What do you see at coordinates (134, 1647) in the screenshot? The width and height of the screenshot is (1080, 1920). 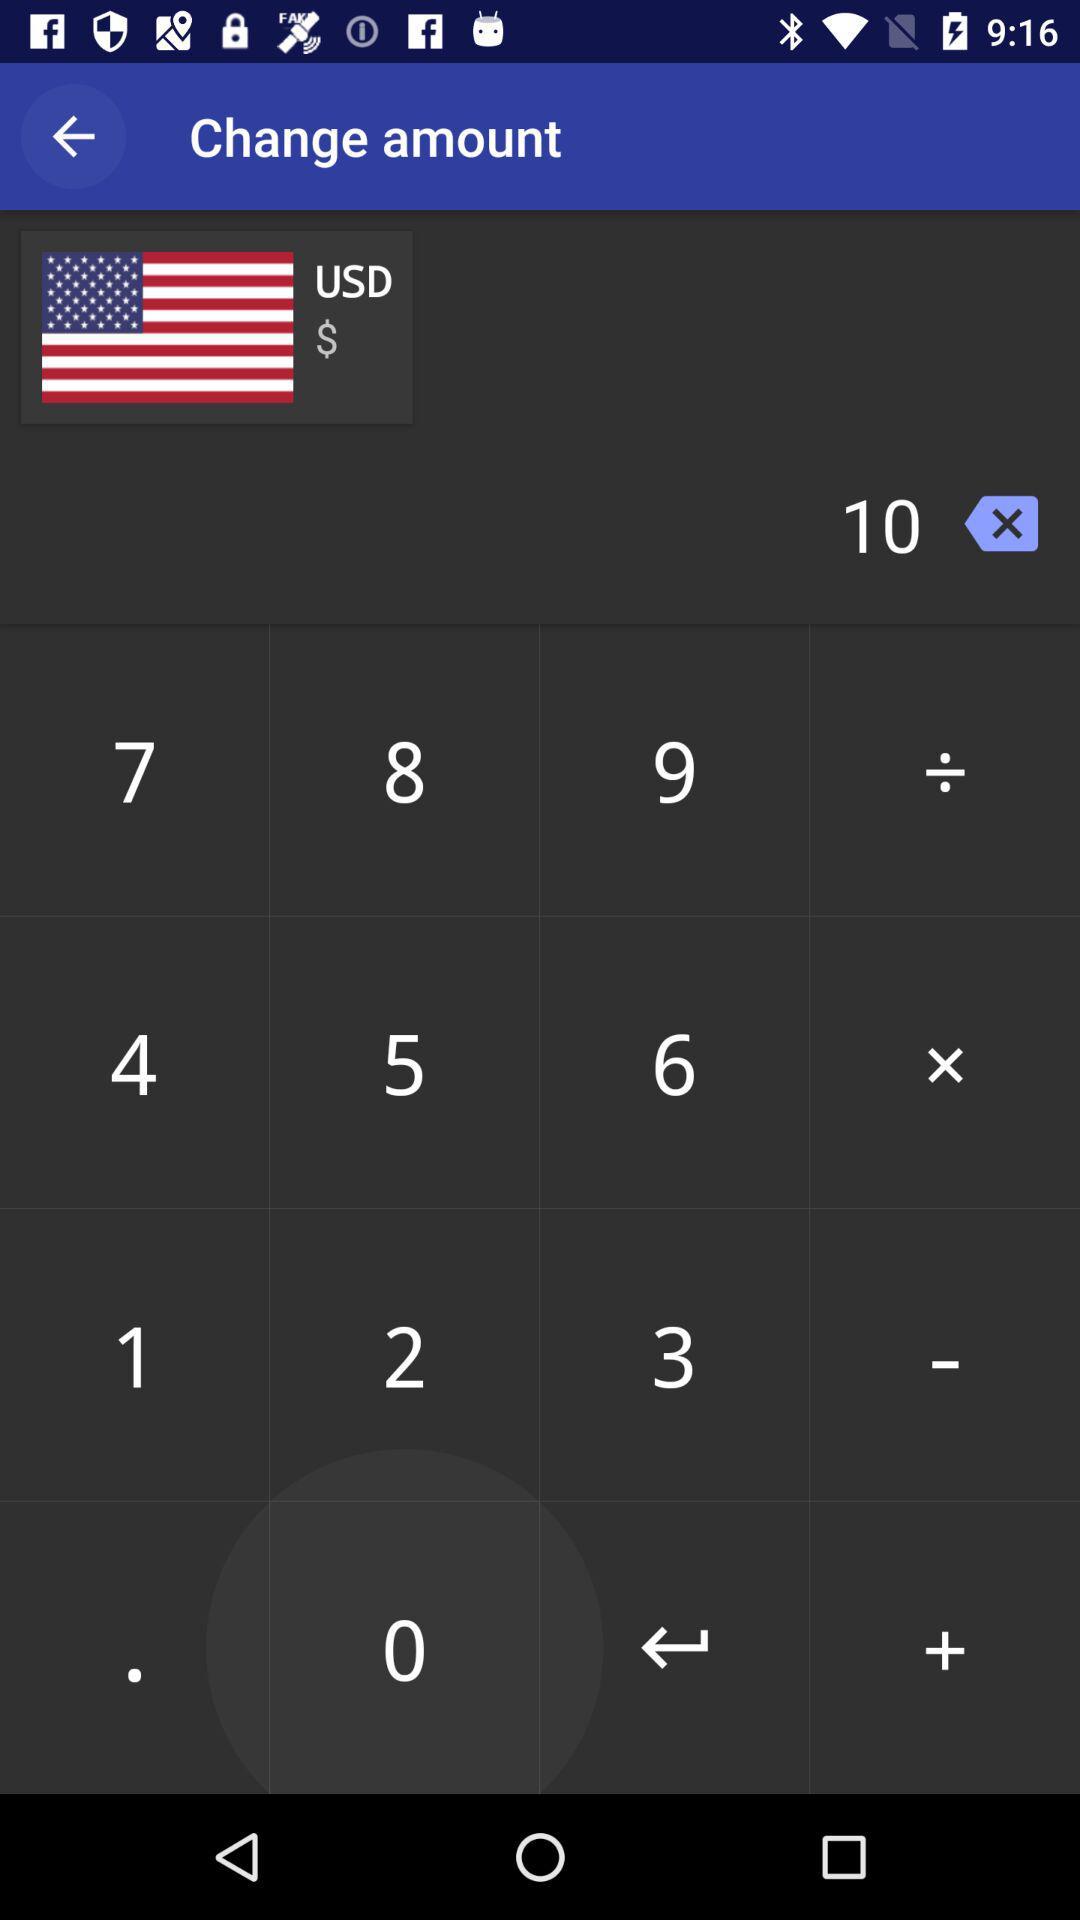 I see `the . icon` at bounding box center [134, 1647].